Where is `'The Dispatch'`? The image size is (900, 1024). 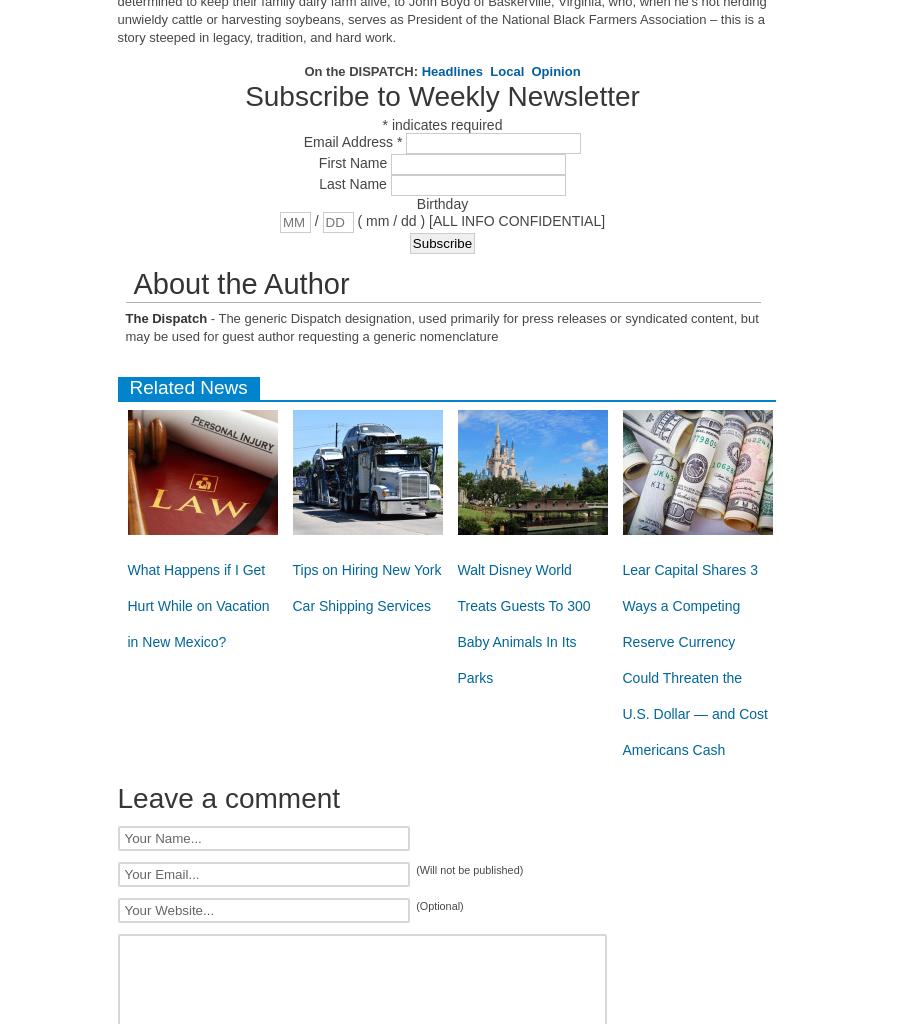 'The Dispatch' is located at coordinates (125, 317).